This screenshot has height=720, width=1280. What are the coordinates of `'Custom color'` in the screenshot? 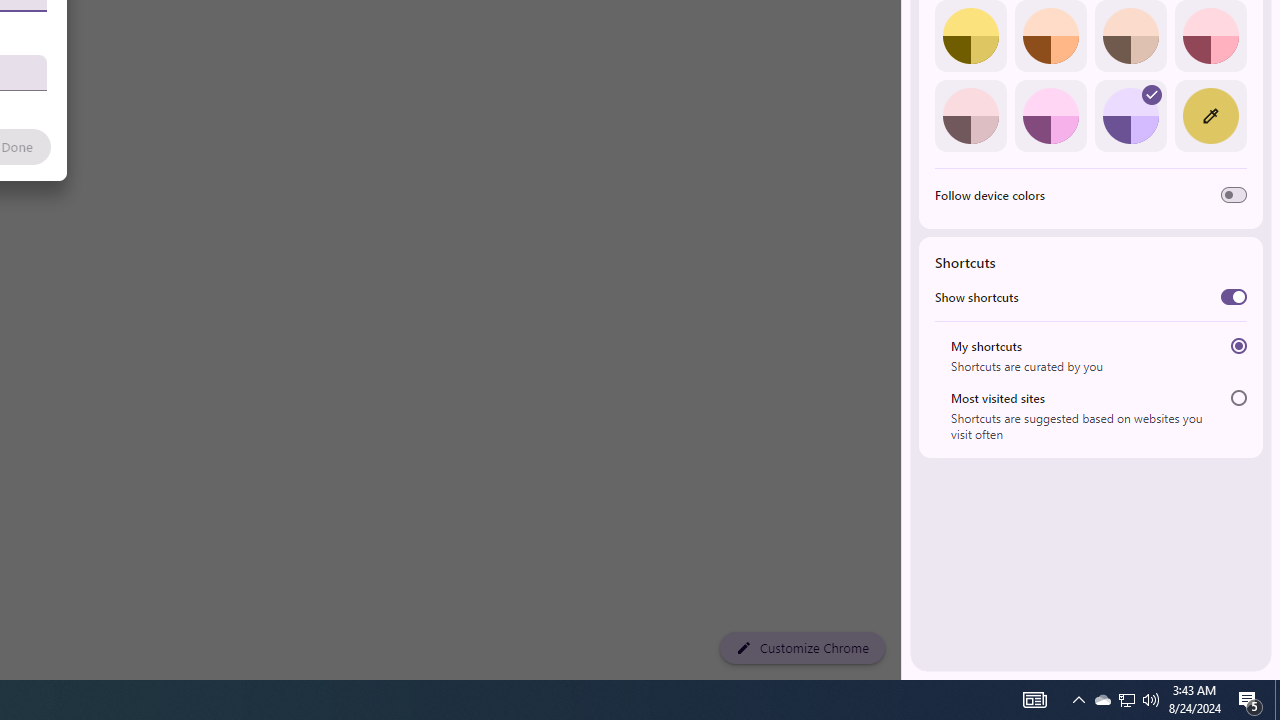 It's located at (1209, 115).